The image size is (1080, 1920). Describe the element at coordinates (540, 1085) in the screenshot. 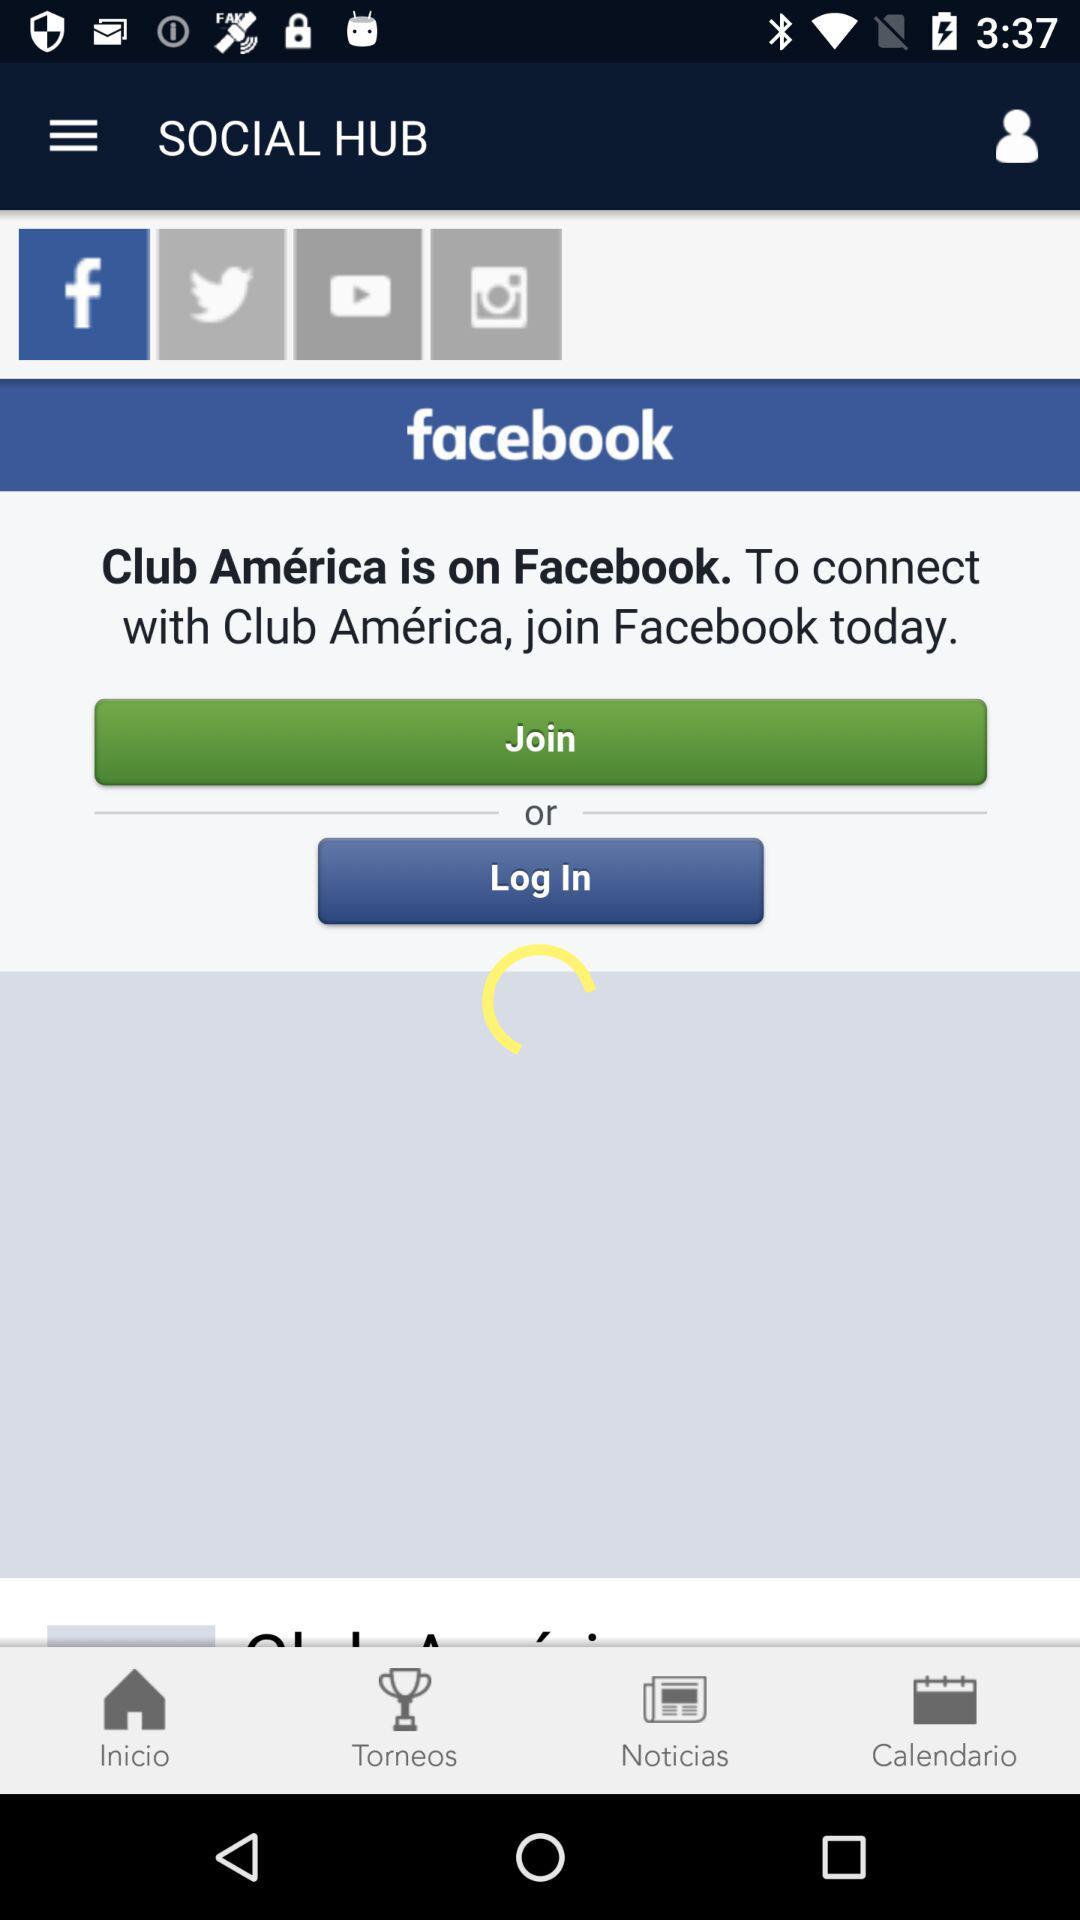

I see `facebook login pages` at that location.